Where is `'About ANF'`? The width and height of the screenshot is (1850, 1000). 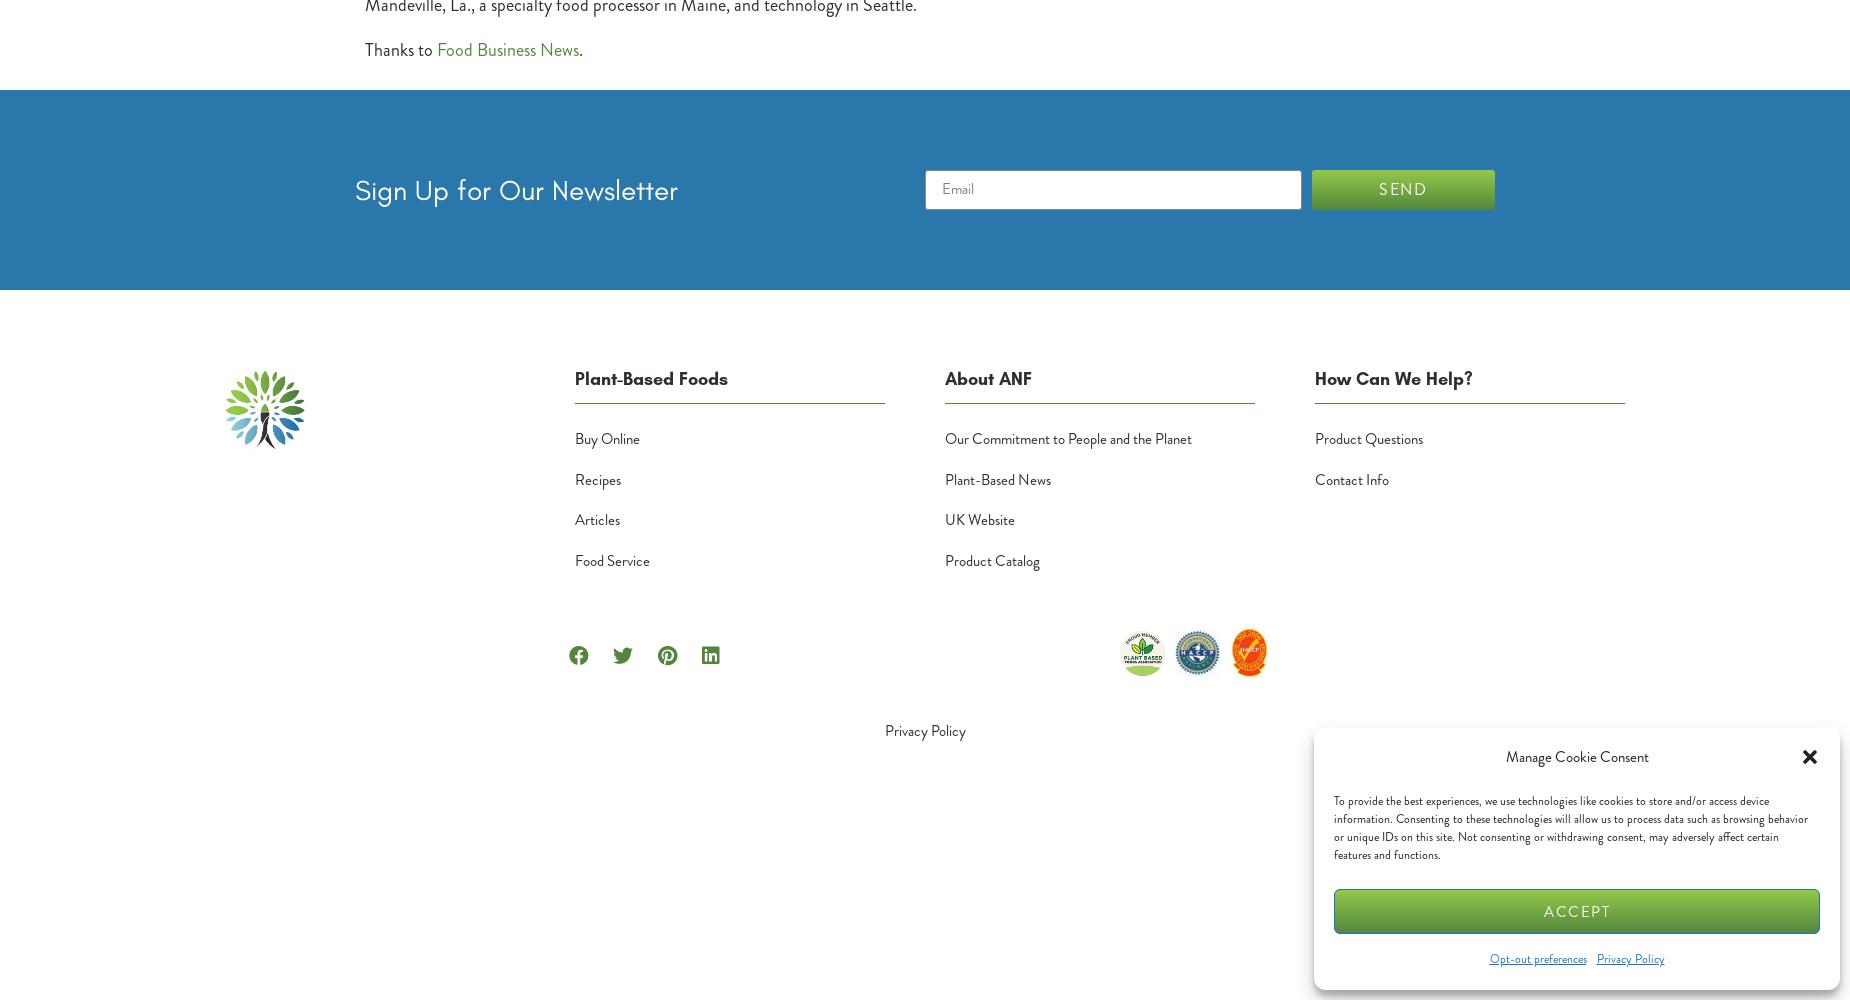
'About ANF' is located at coordinates (987, 378).